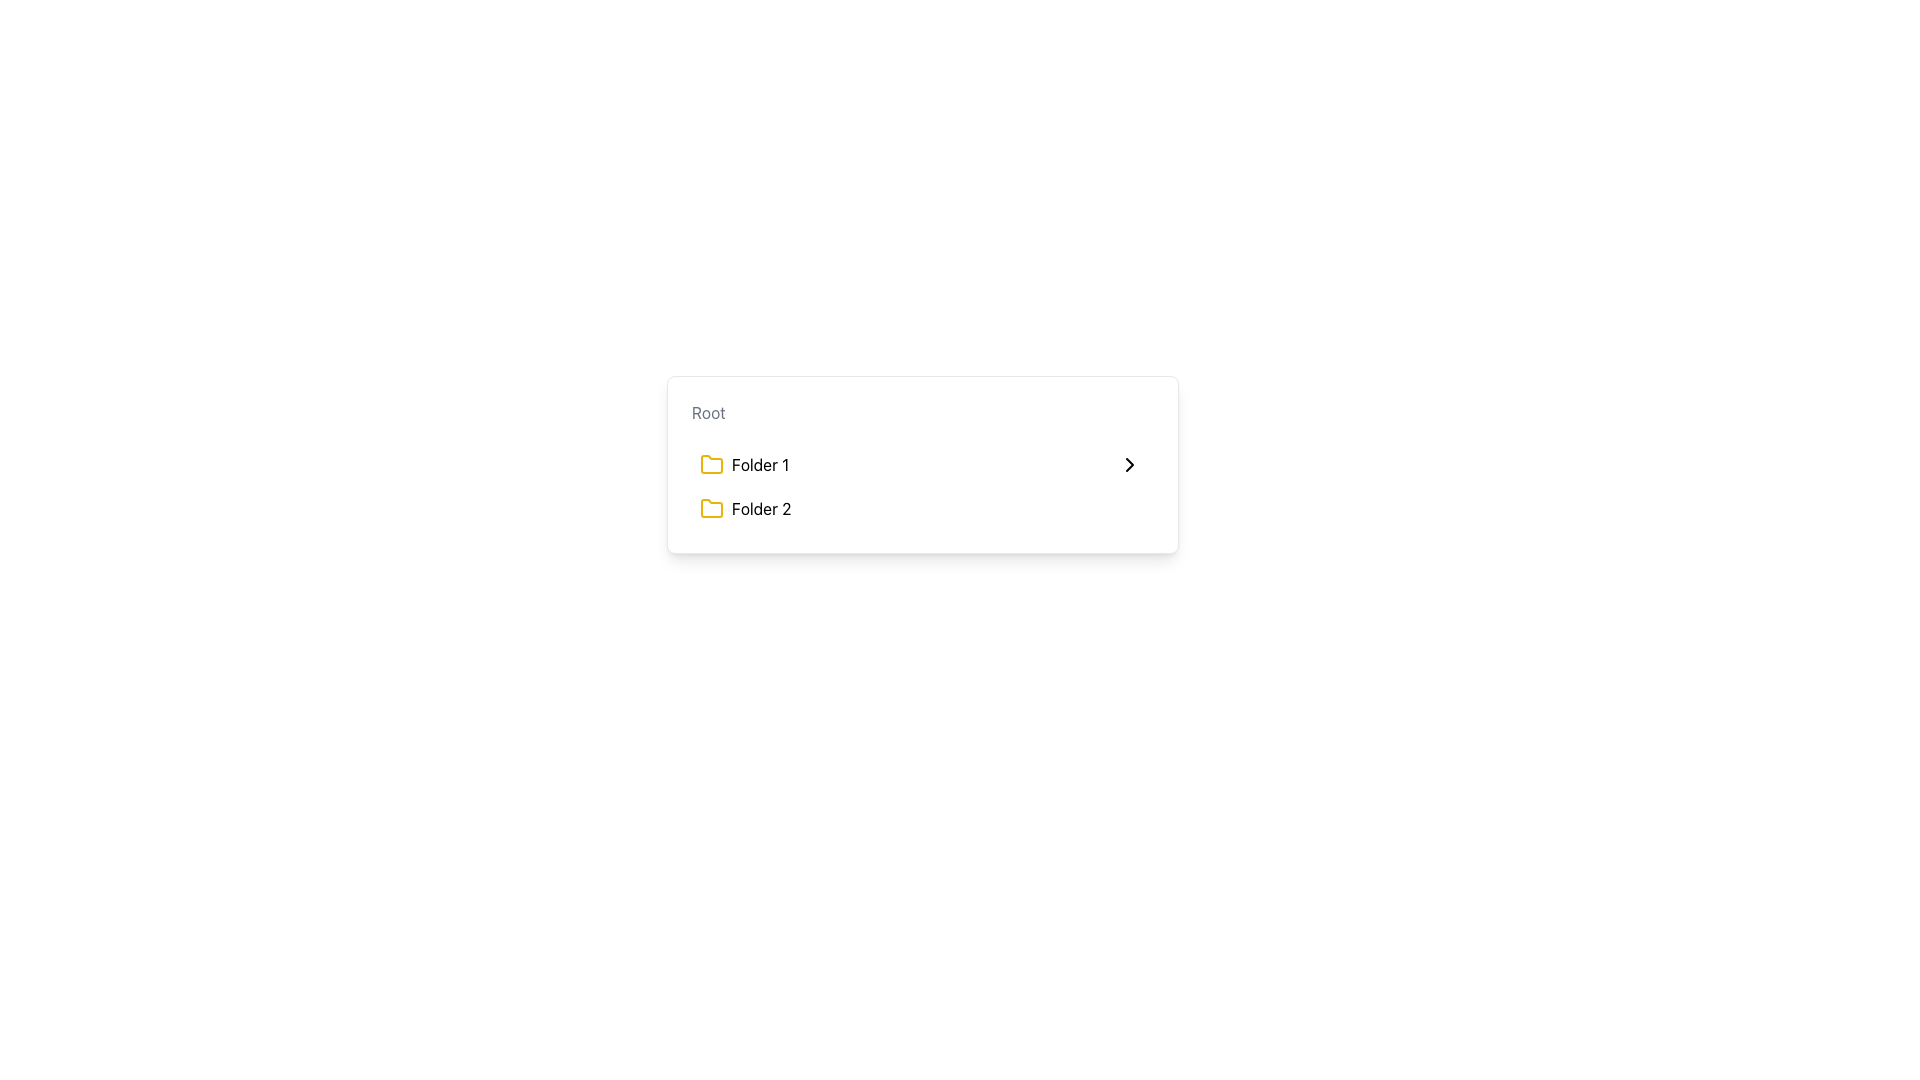 Image resolution: width=1920 pixels, height=1080 pixels. Describe the element at coordinates (711, 508) in the screenshot. I see `the folder icon with a yellow outline that represents 'Folder 2'` at that location.